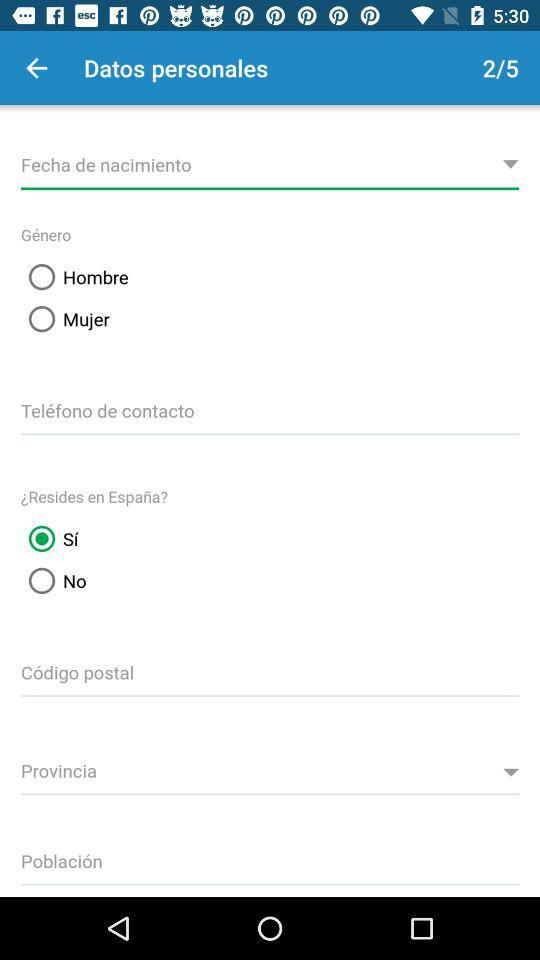 Image resolution: width=540 pixels, height=960 pixels. I want to click on text box enter postal code, so click(270, 669).